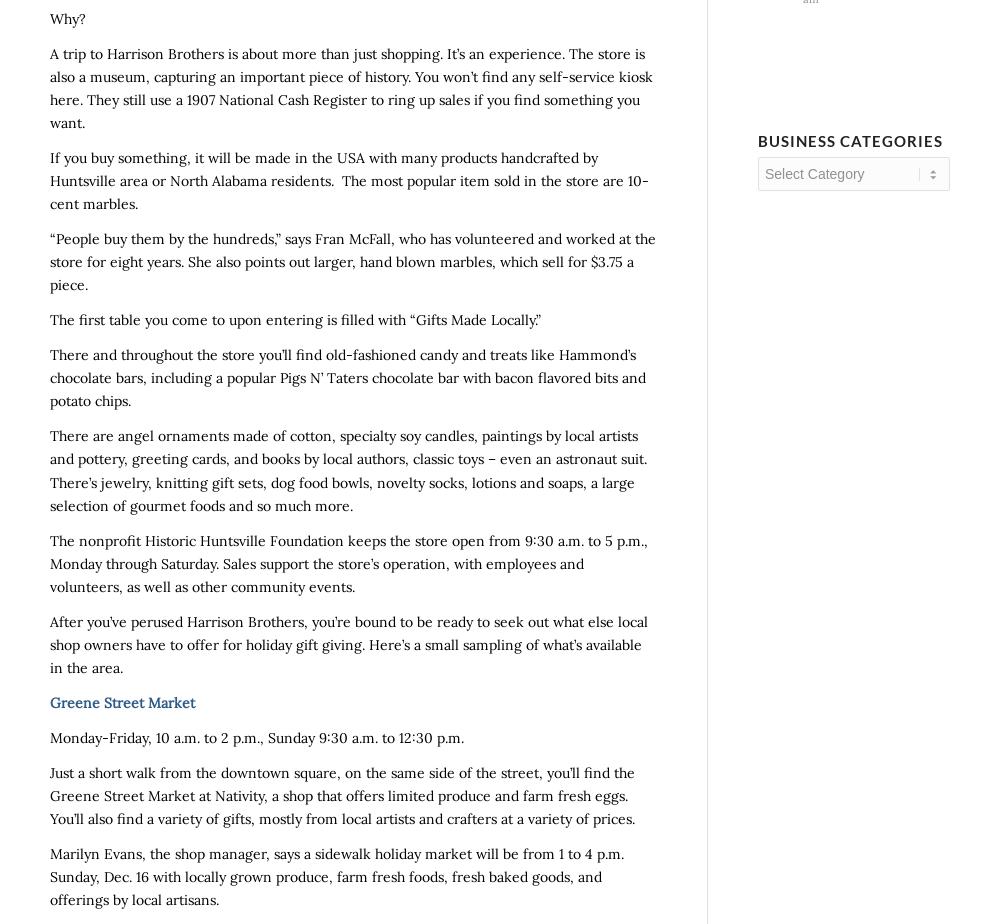 The width and height of the screenshot is (1000, 924). What do you see at coordinates (336, 876) in the screenshot?
I see `'Marilyn Evans, the shop manager, says a sidewalk holiday market will be from 1 to 4 p.m. Sunday, Dec. 16 with locally grown produce, farm fresh foods, fresh baked goods, and offerings by local artisans.'` at bounding box center [336, 876].